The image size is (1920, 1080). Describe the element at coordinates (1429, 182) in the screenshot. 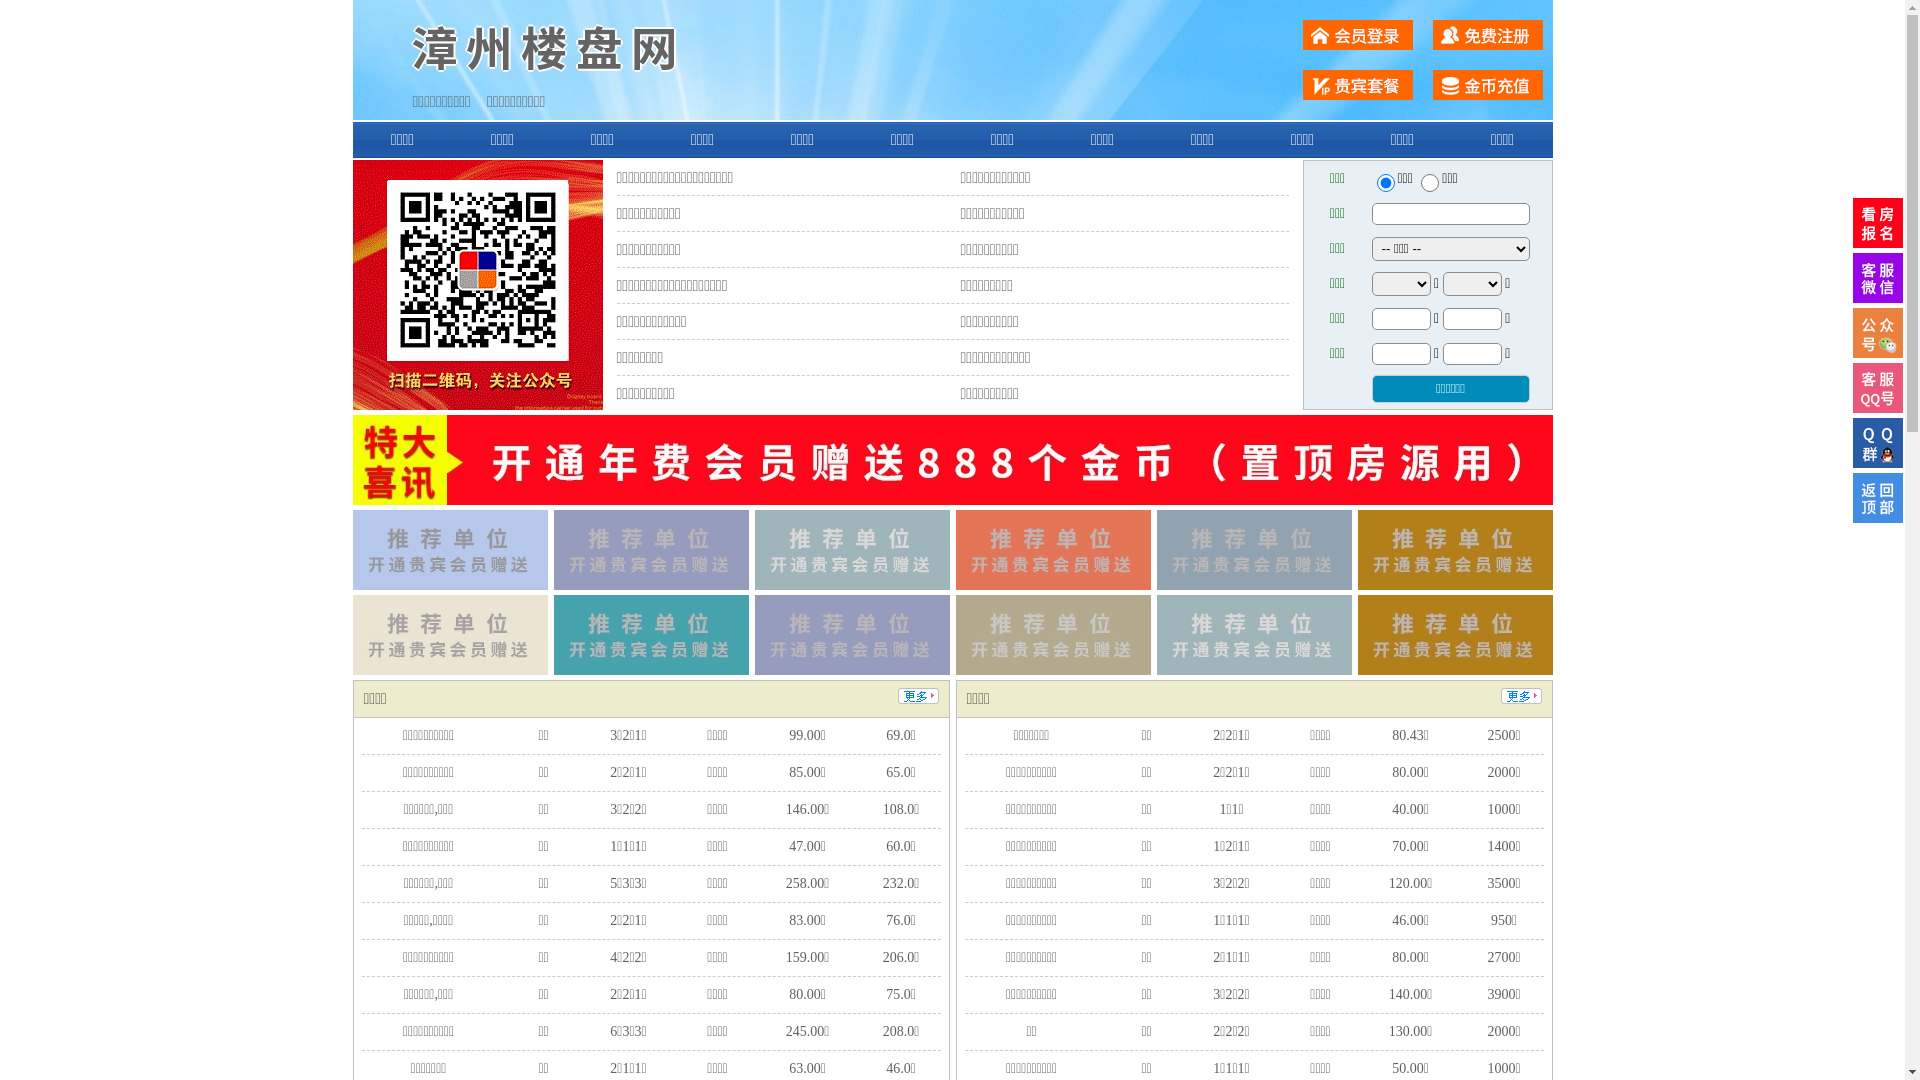

I see `'chuzu'` at that location.